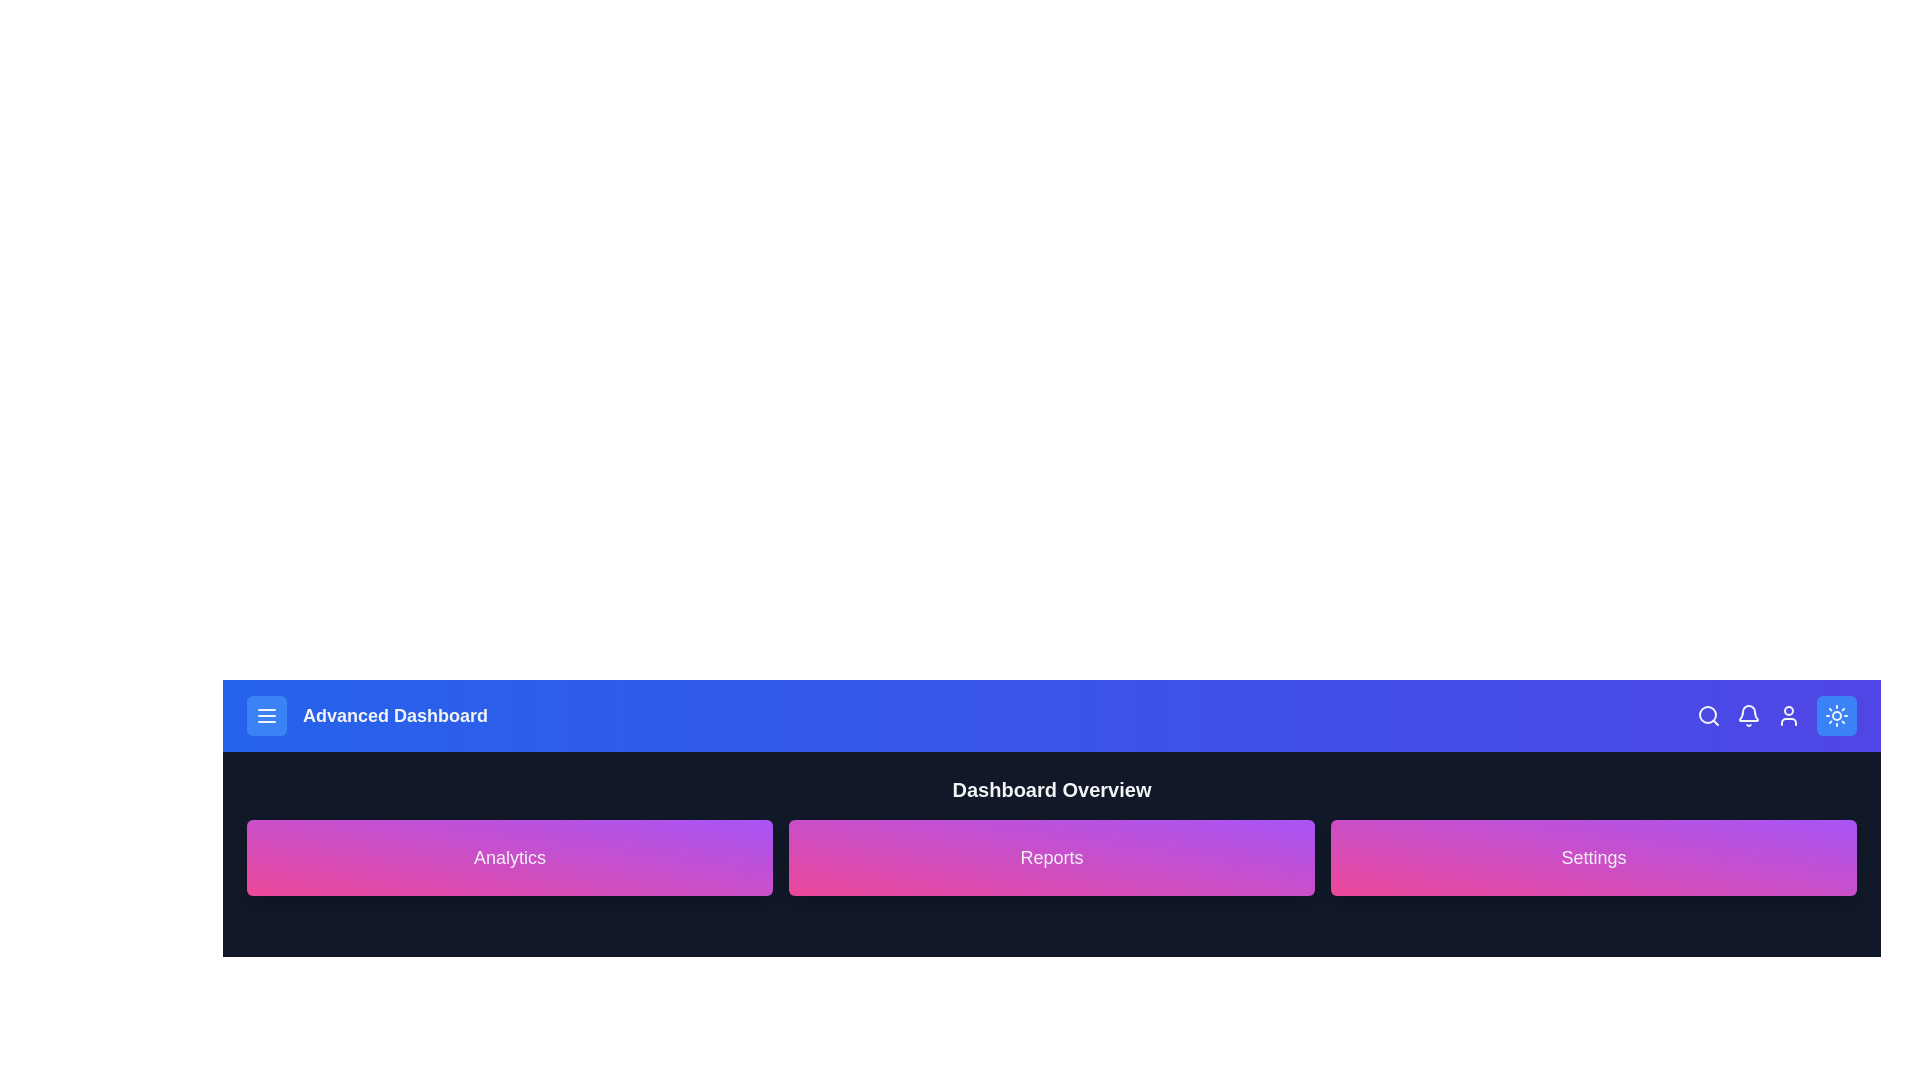  Describe the element at coordinates (1837, 715) in the screenshot. I see `the button in the top-right corner to toggle the dark mode` at that location.